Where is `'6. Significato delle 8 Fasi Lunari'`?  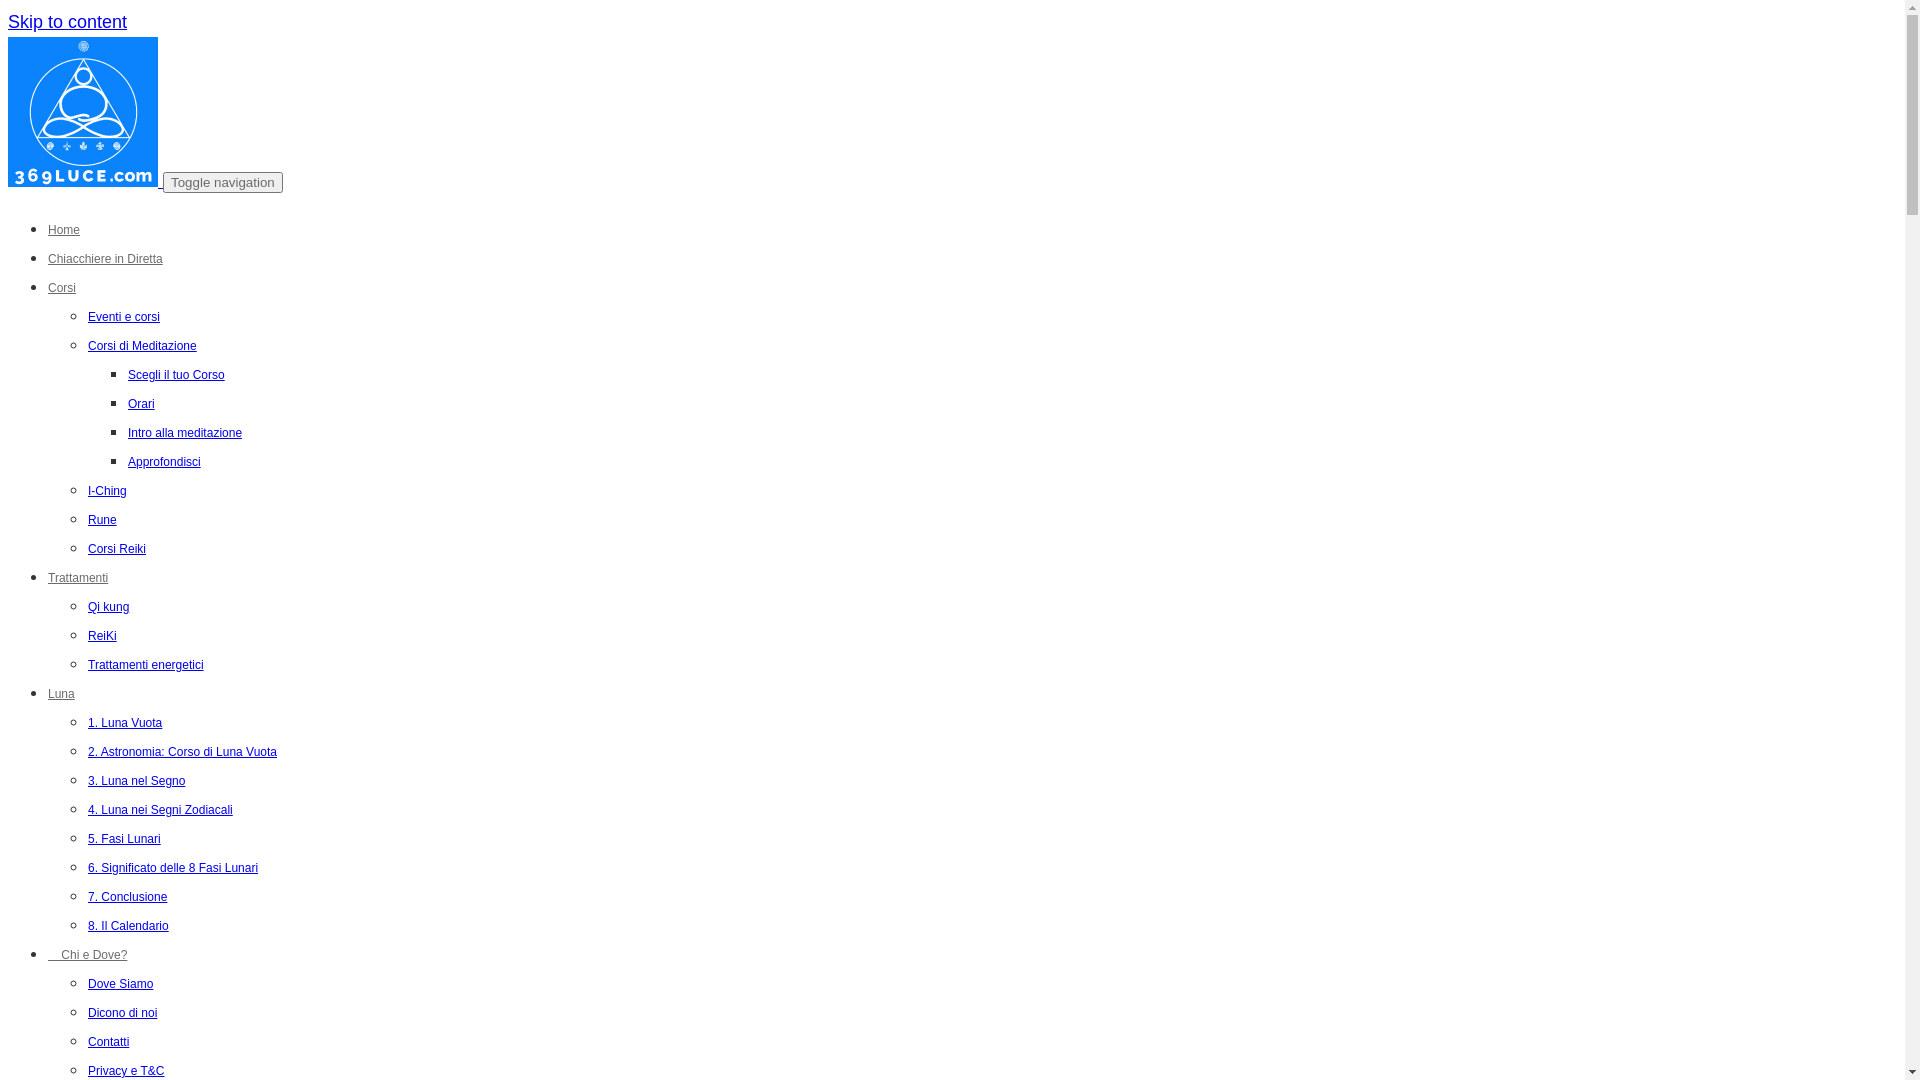 '6. Significato delle 8 Fasi Lunari' is located at coordinates (86, 866).